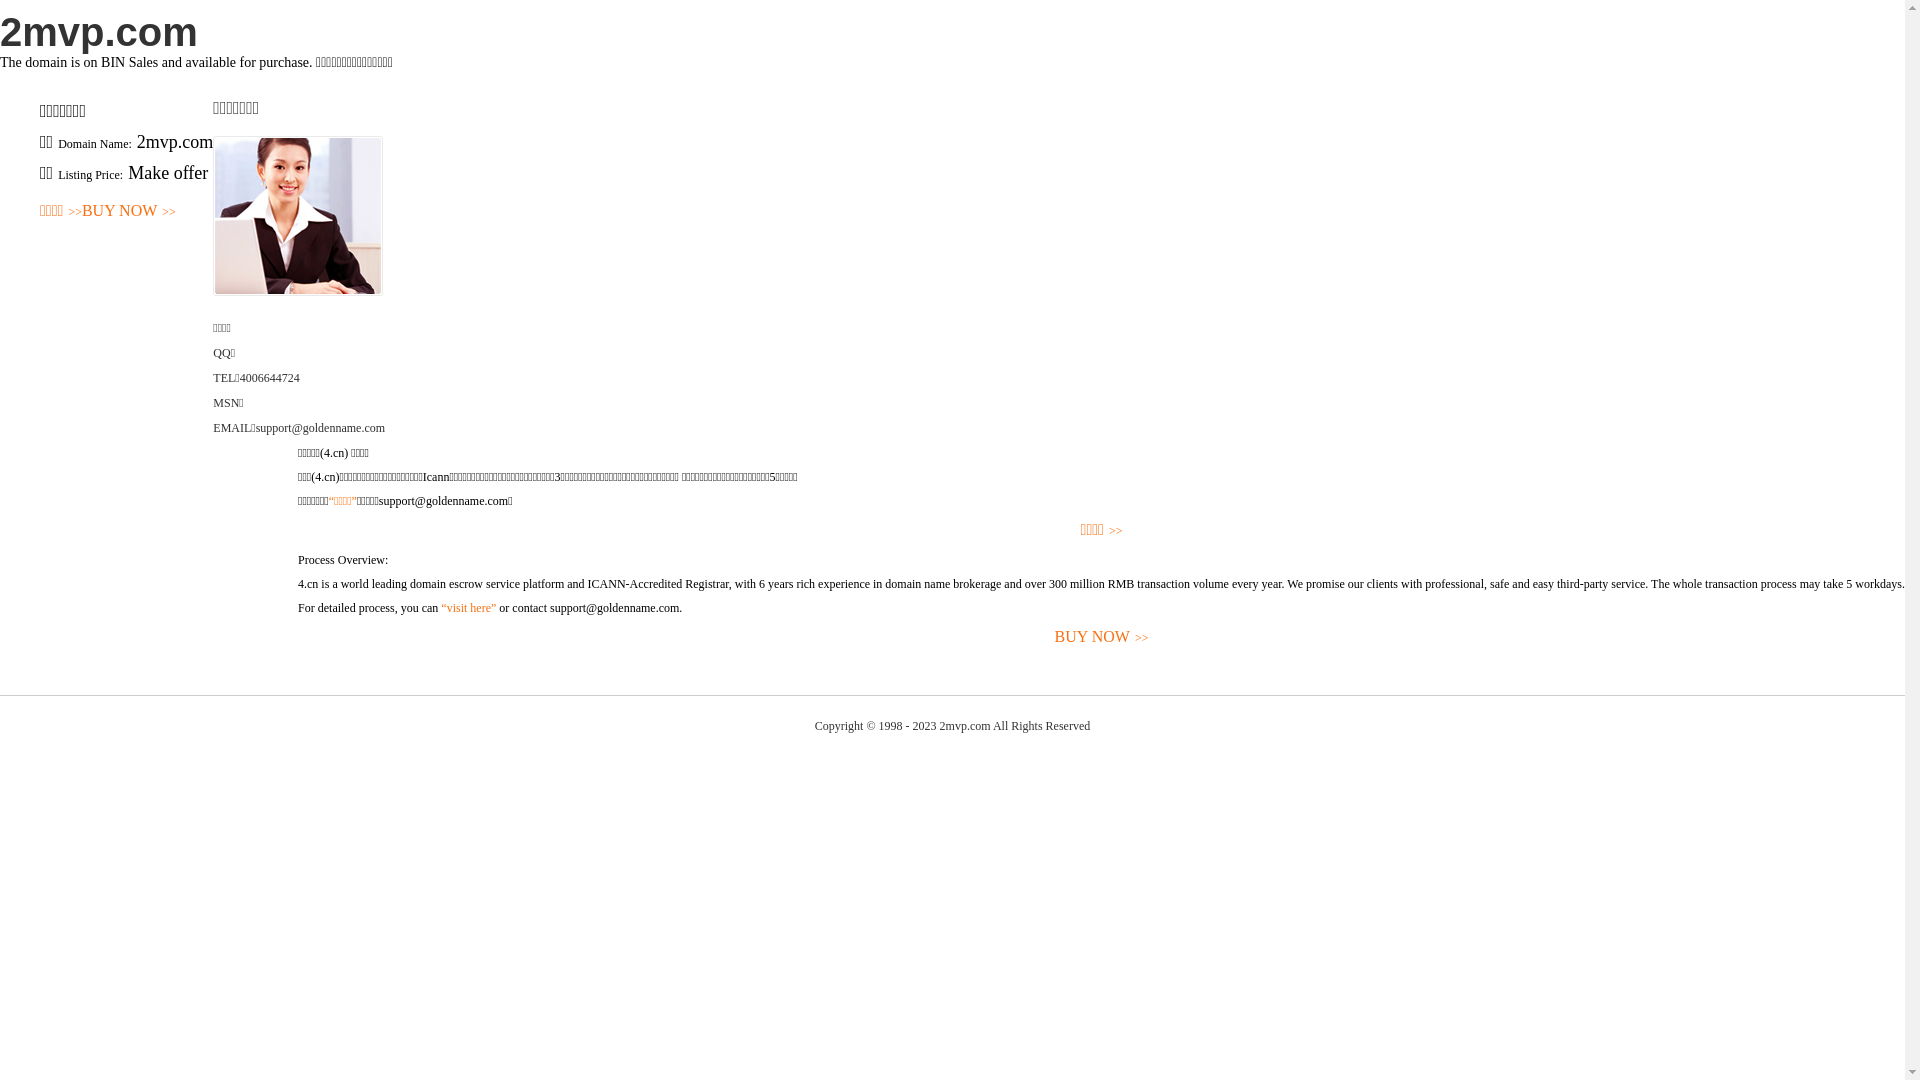  I want to click on 'BUY NOW>>', so click(1100, 637).